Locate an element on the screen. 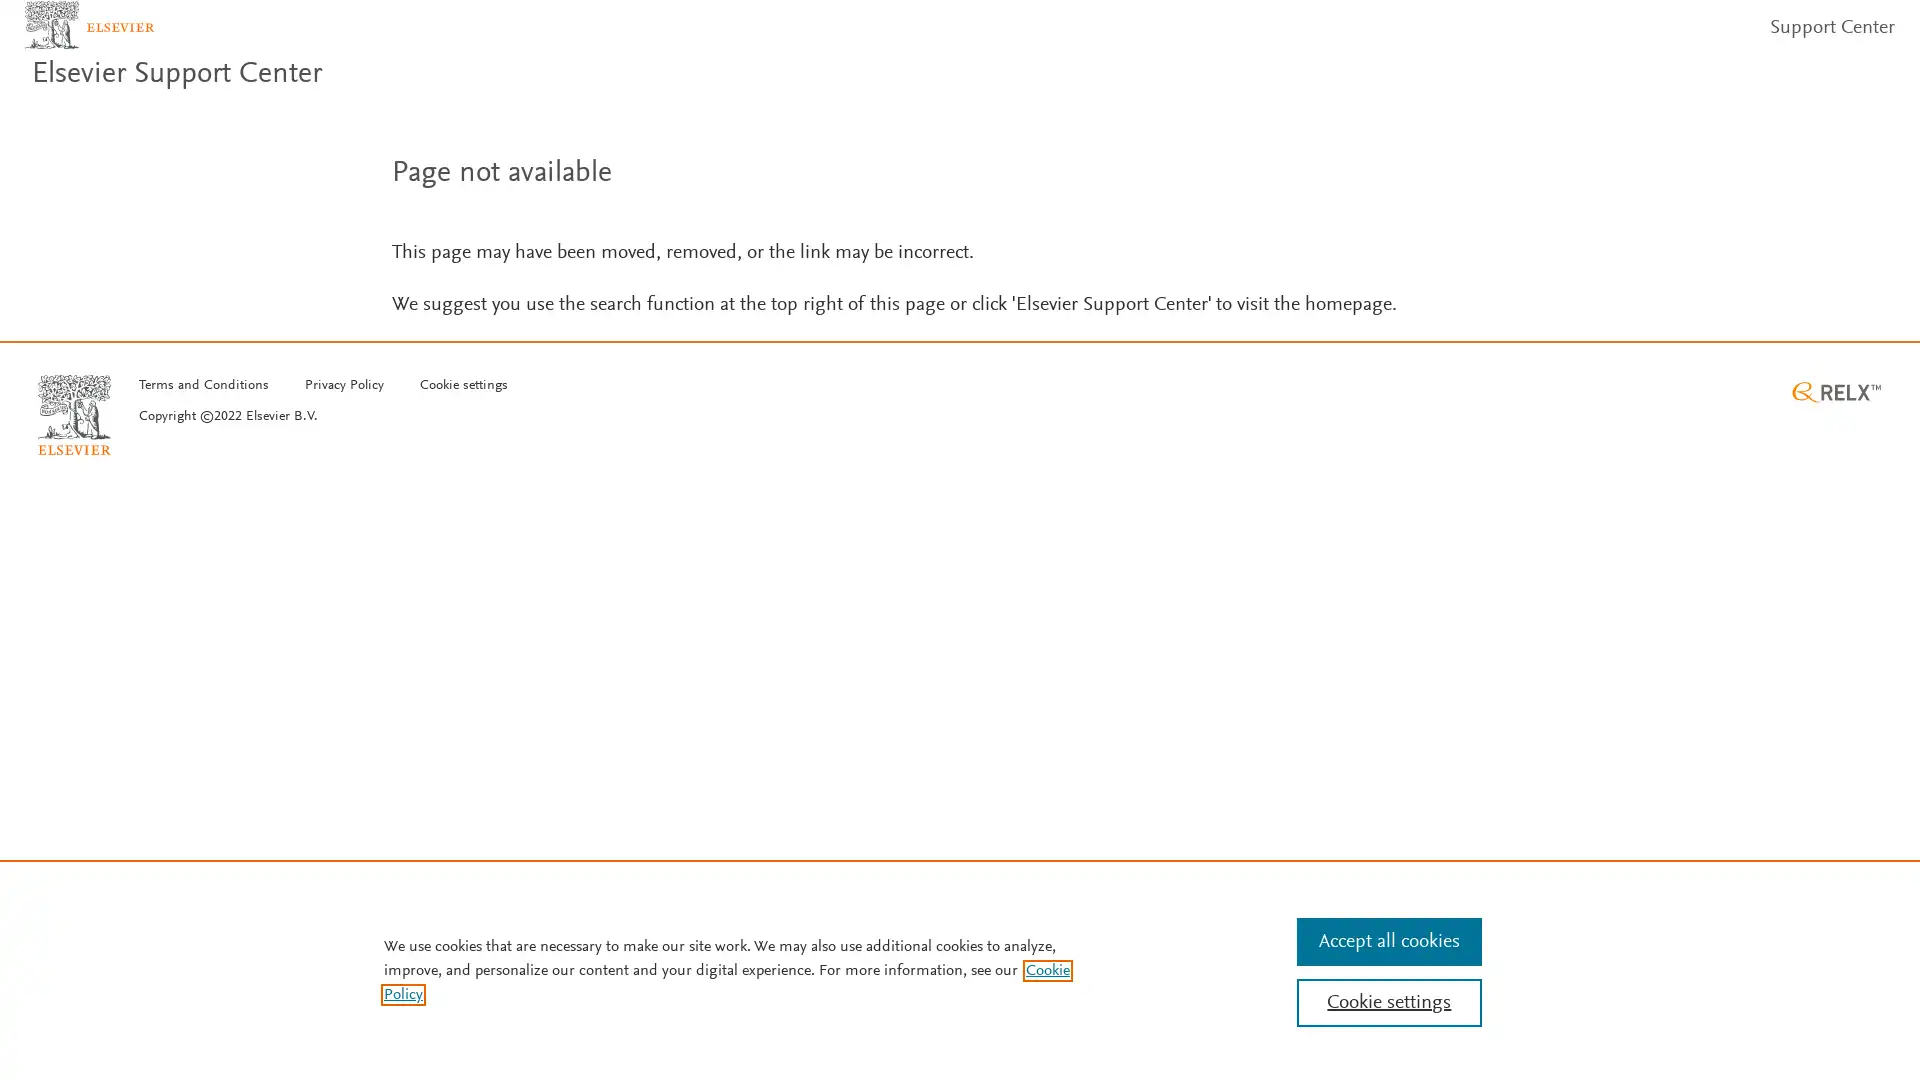 Image resolution: width=1920 pixels, height=1080 pixels. Cookie settings is located at coordinates (1387, 1002).